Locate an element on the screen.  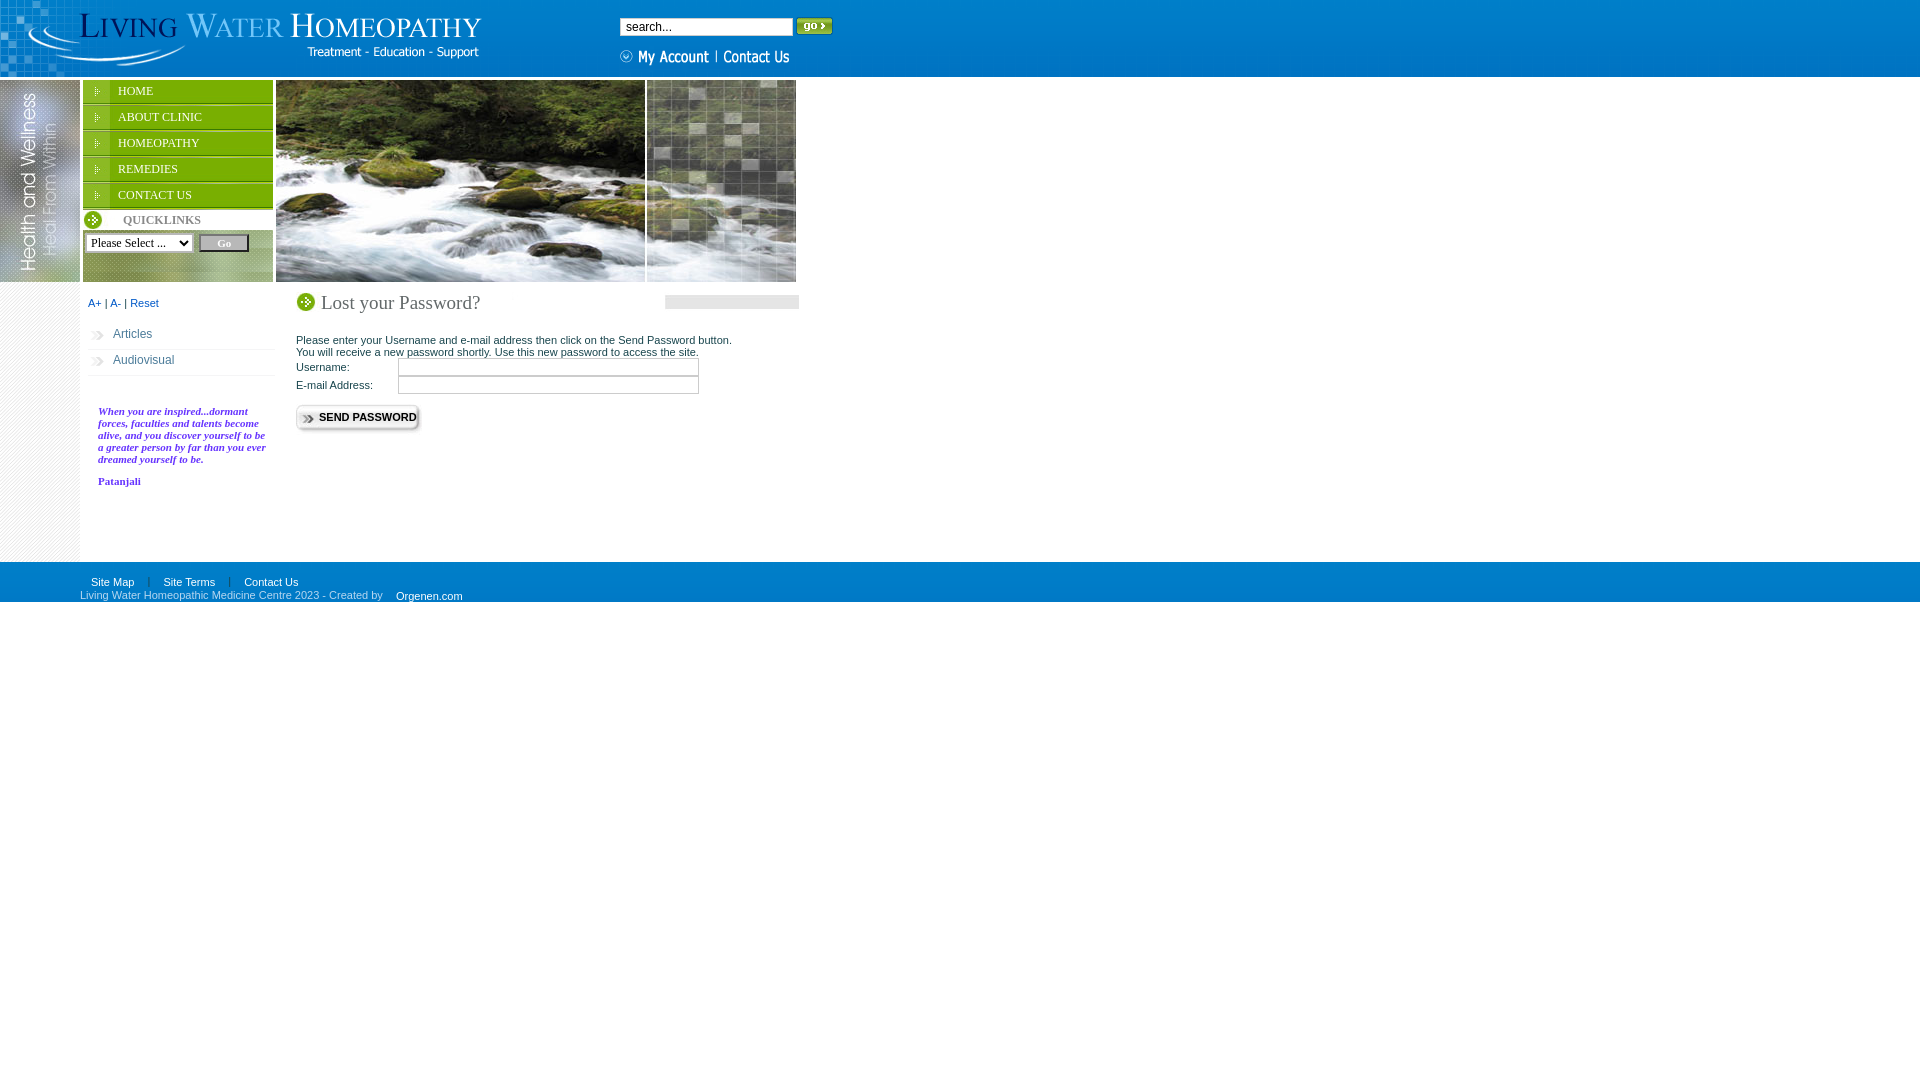
'HOME' is located at coordinates (81, 92).